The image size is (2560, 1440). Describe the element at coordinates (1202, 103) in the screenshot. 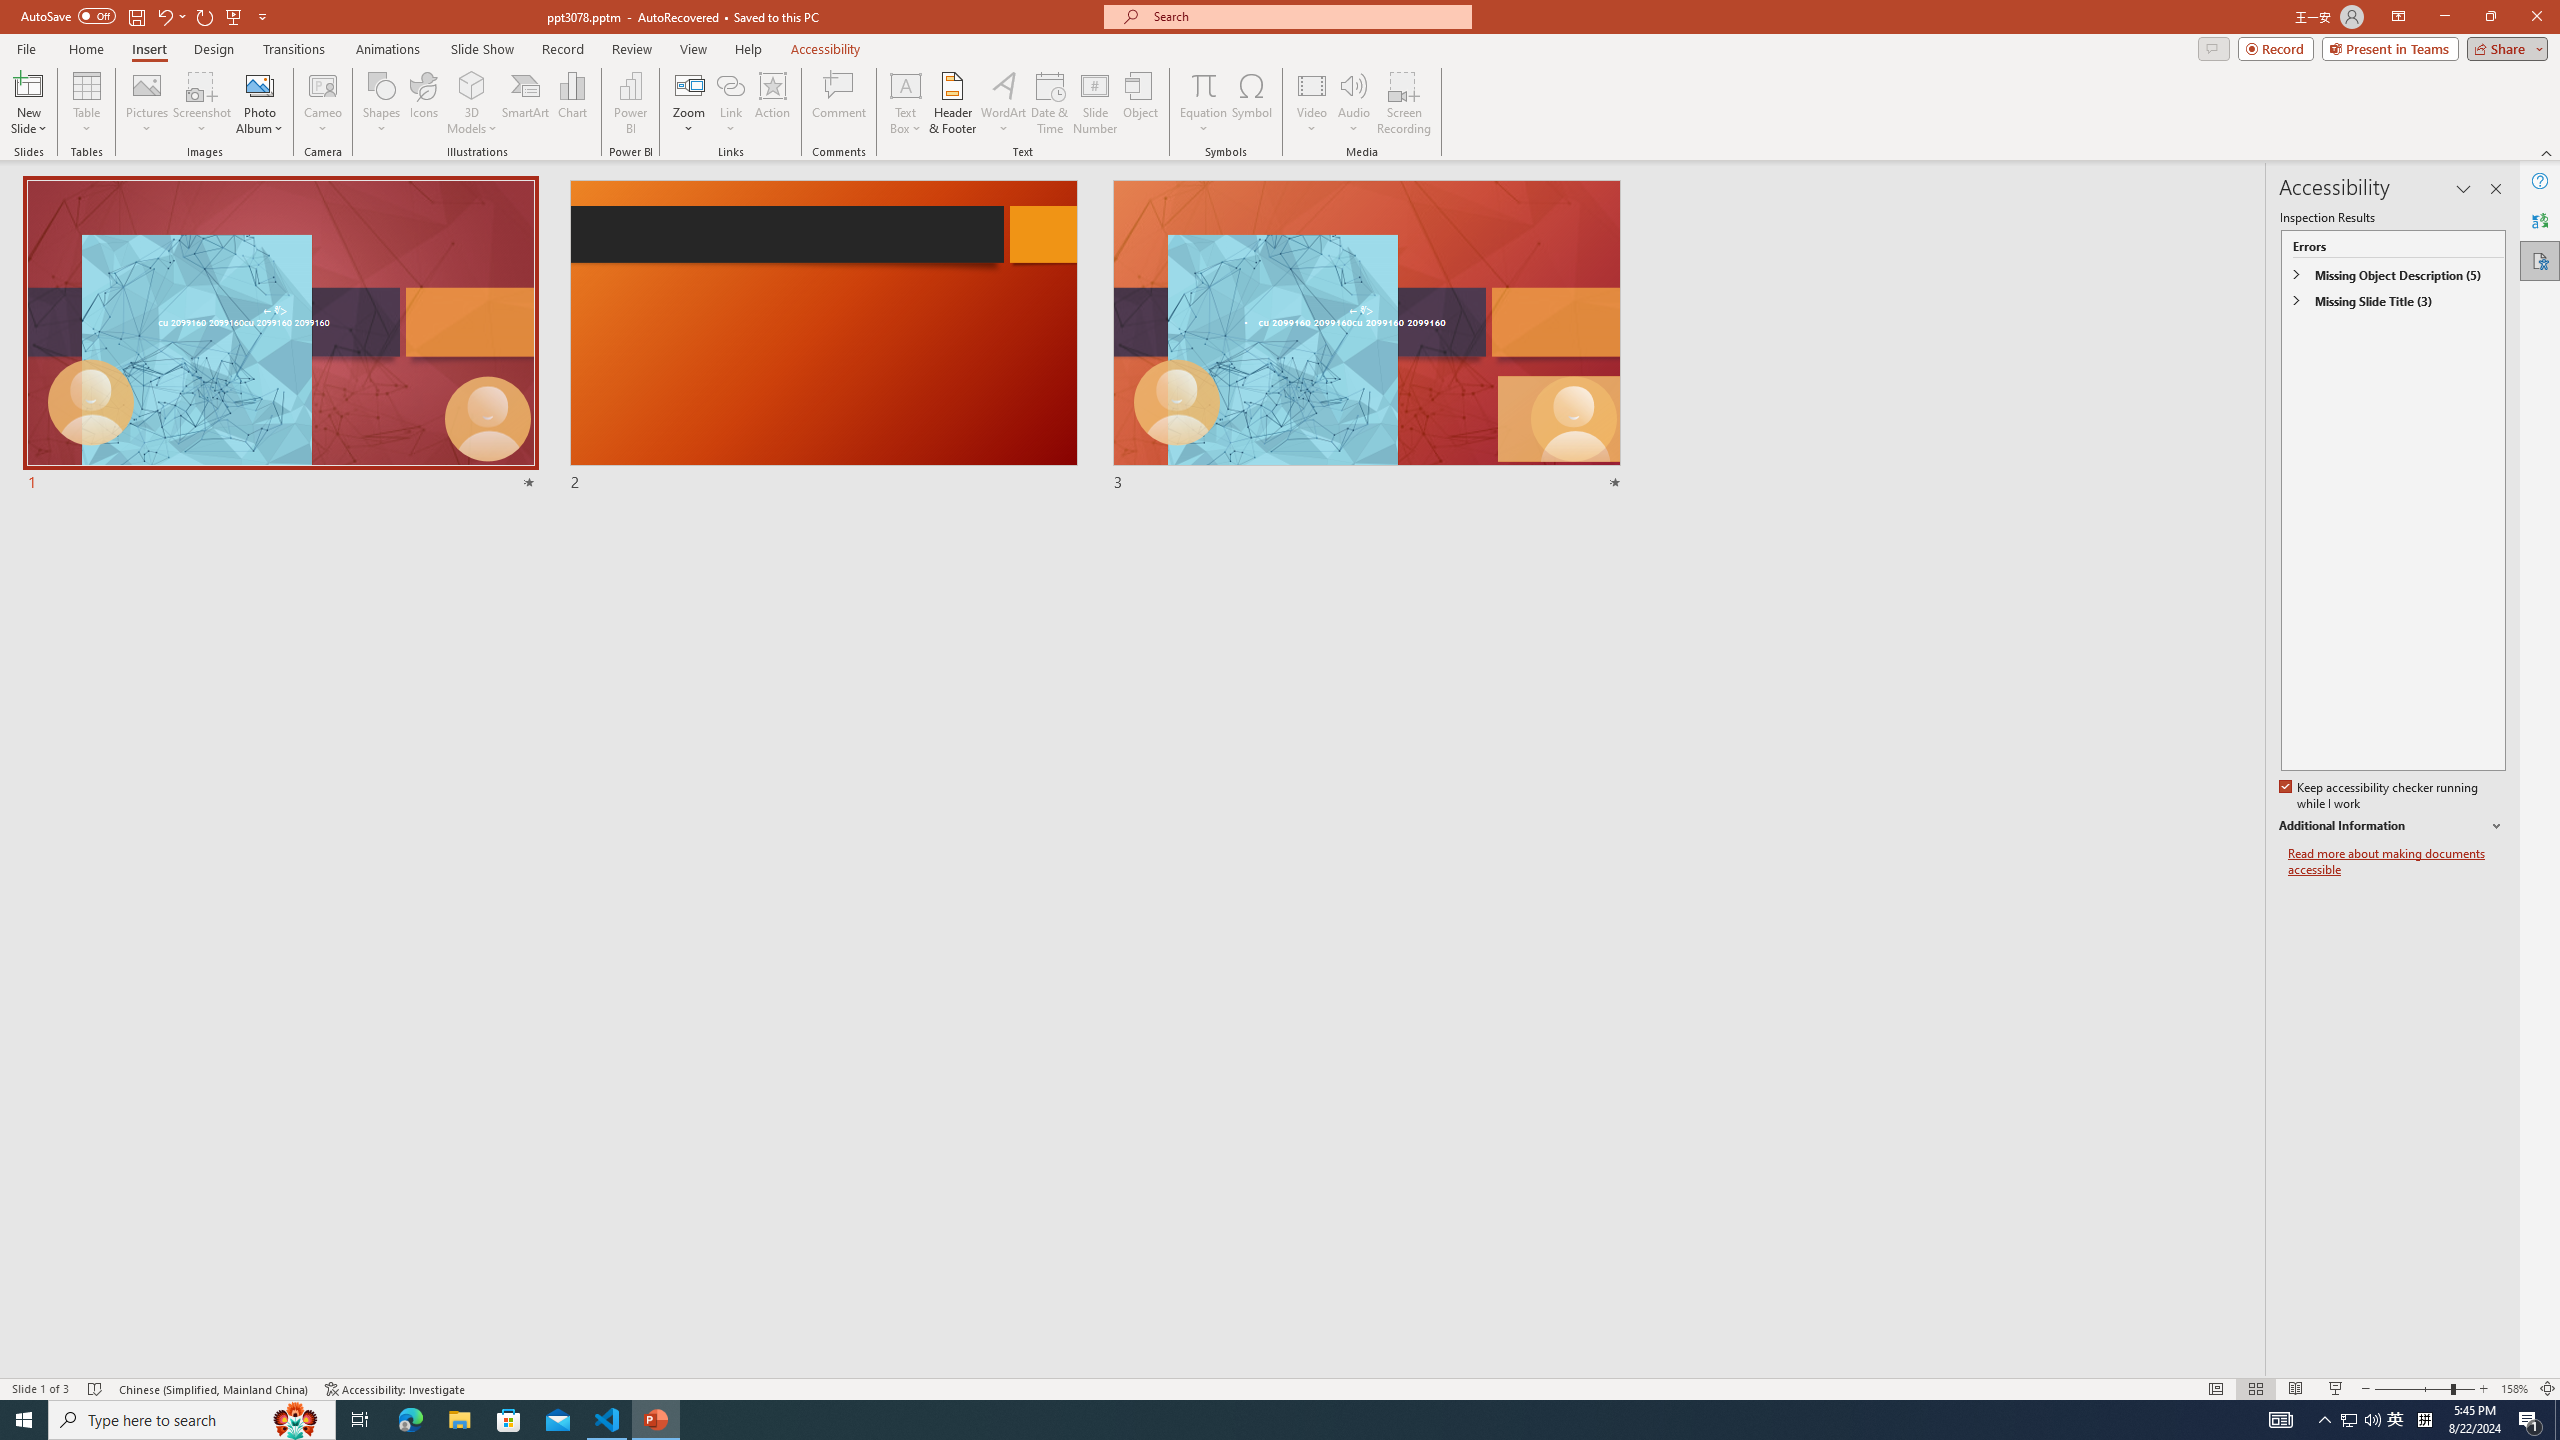

I see `'Equation'` at that location.